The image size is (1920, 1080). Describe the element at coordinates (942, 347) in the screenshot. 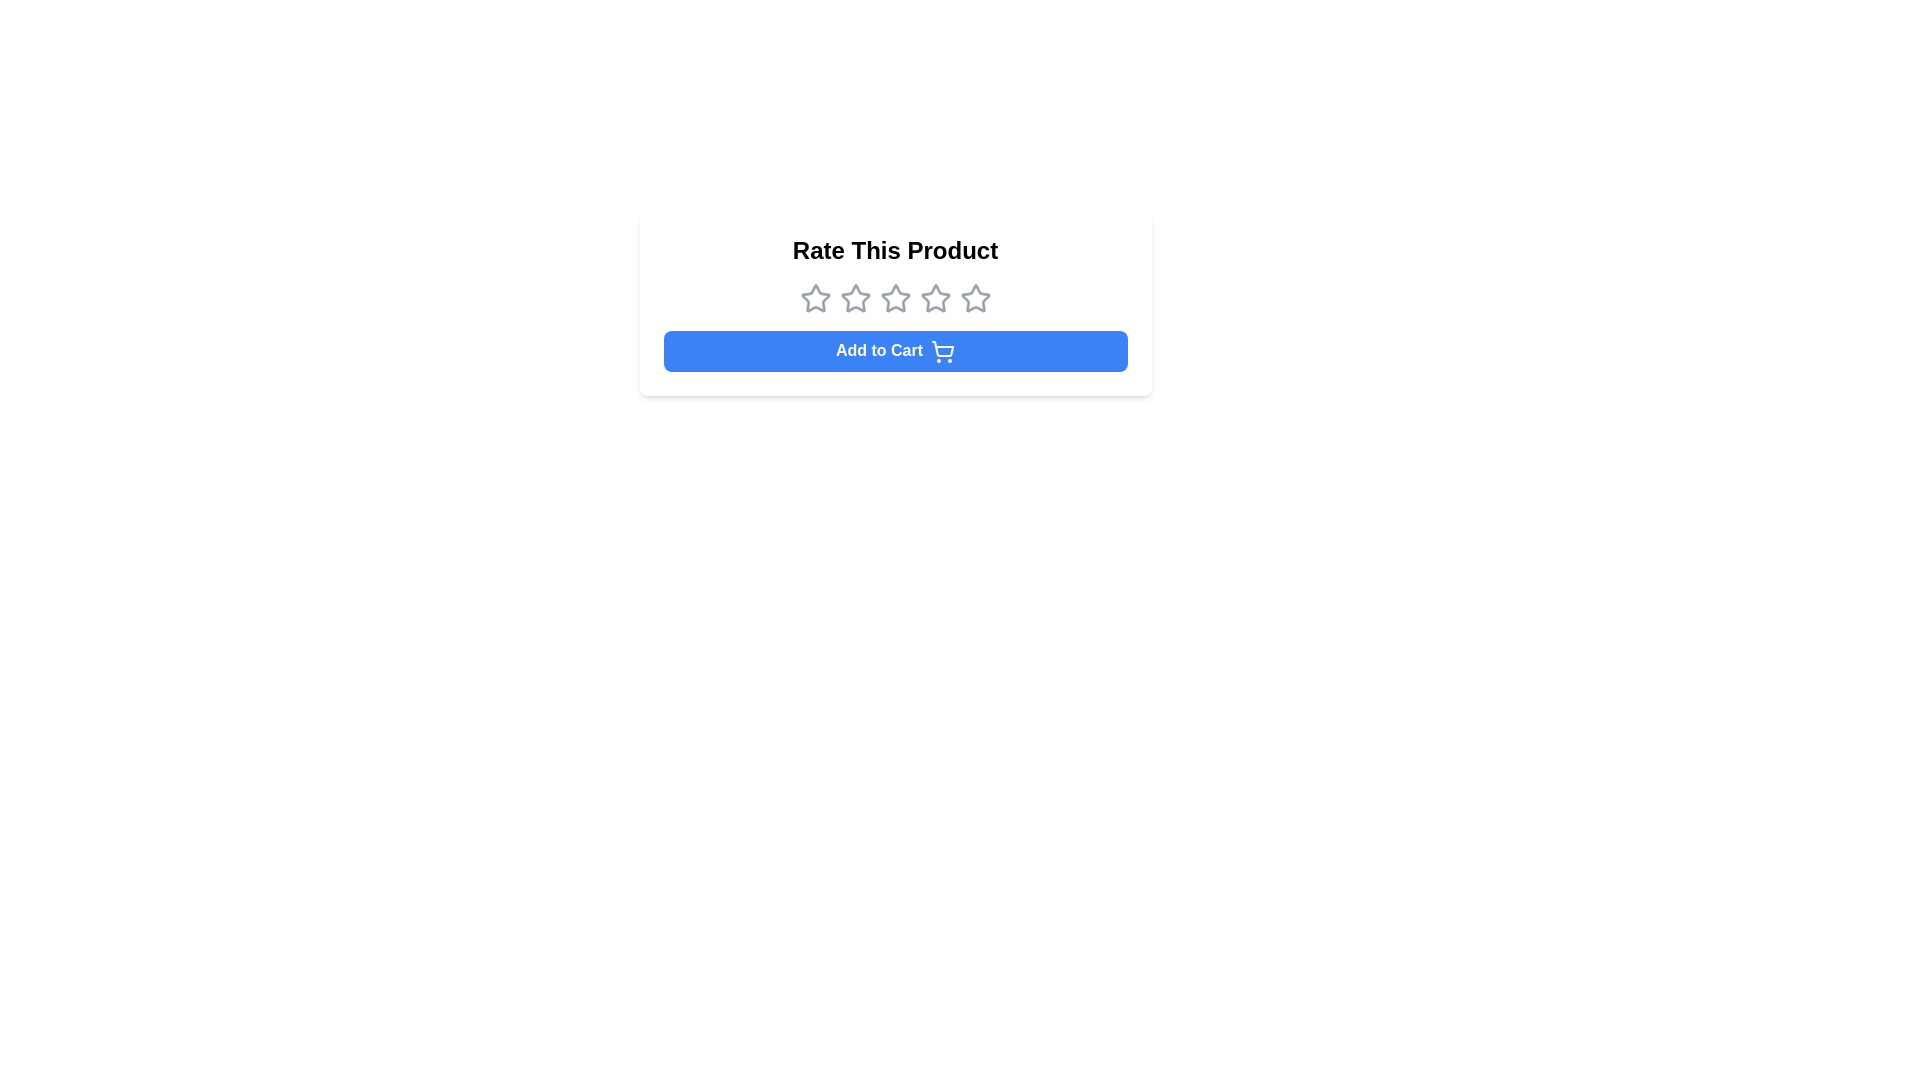

I see `the shopping cart icon located on the right side of the 'Add to Cart' button` at that location.